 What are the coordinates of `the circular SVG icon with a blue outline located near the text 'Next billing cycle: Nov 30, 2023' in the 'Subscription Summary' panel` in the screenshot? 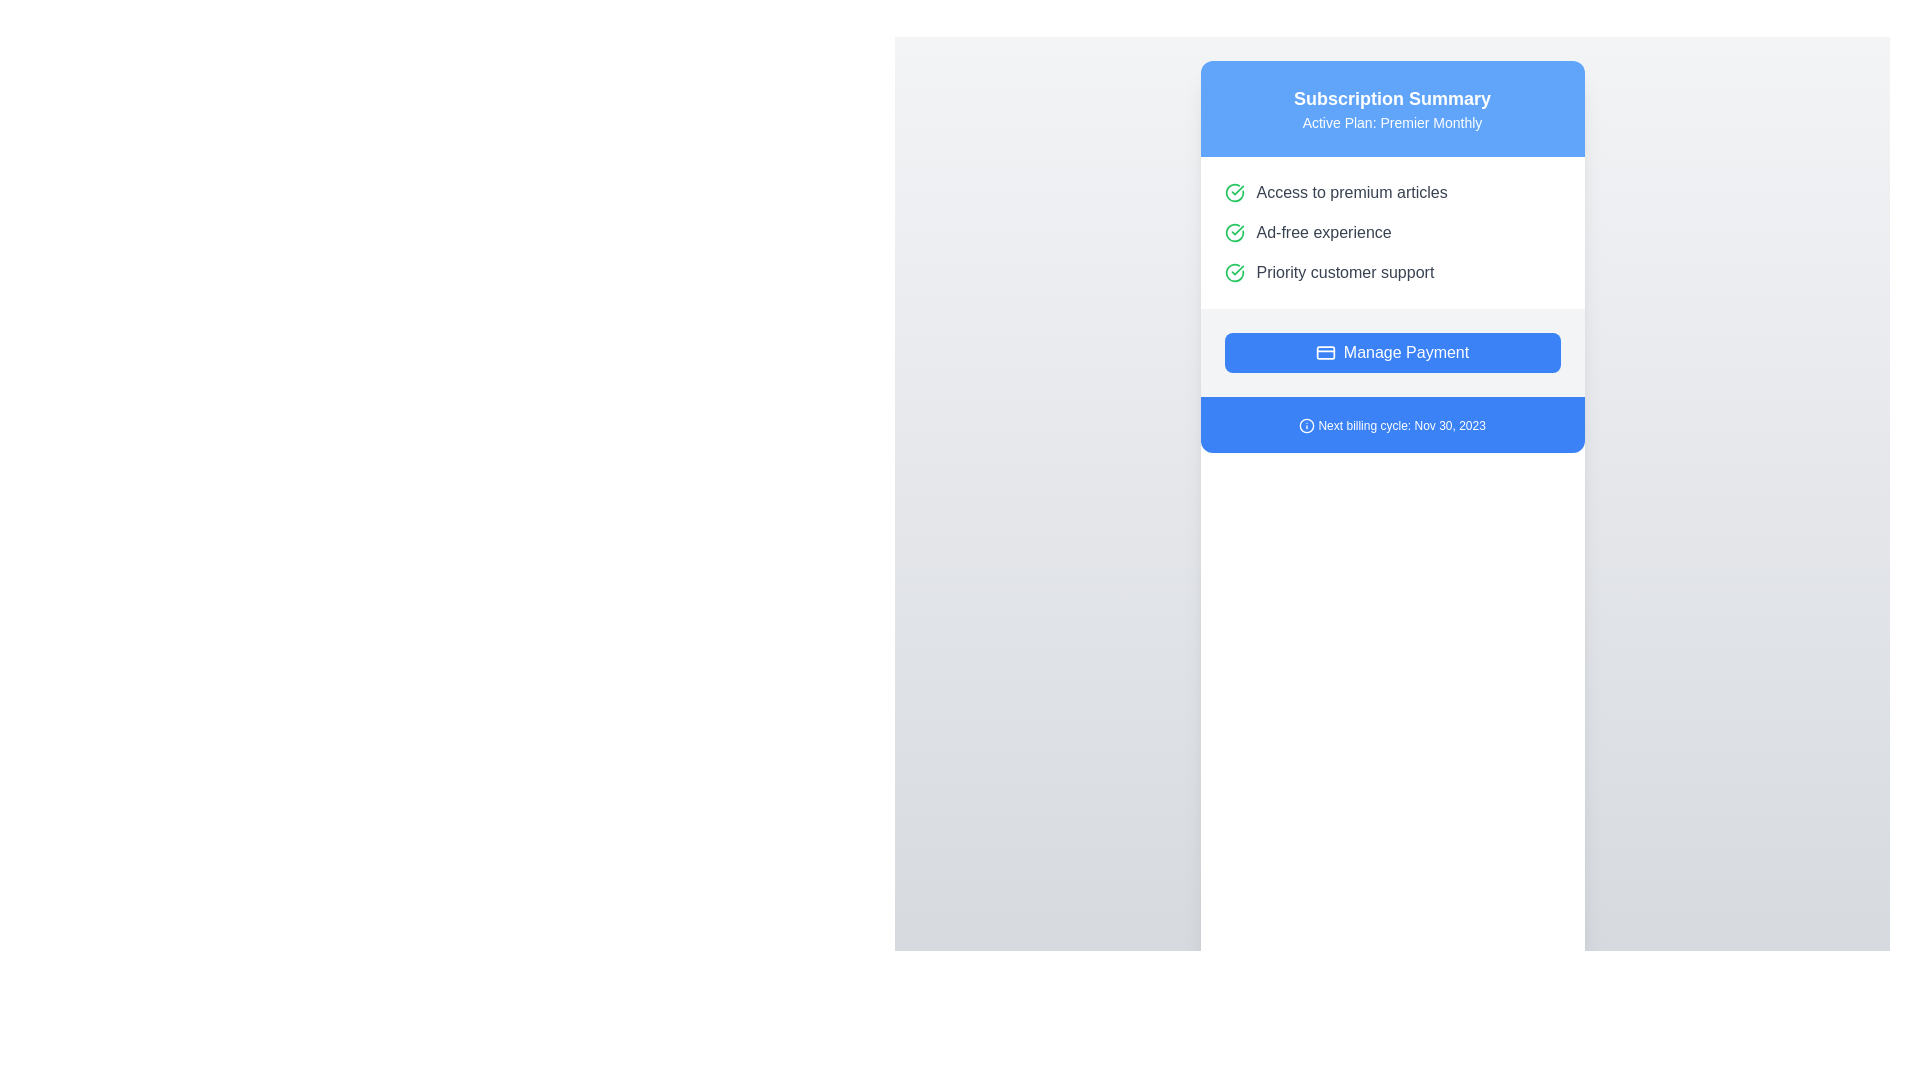 It's located at (1307, 424).